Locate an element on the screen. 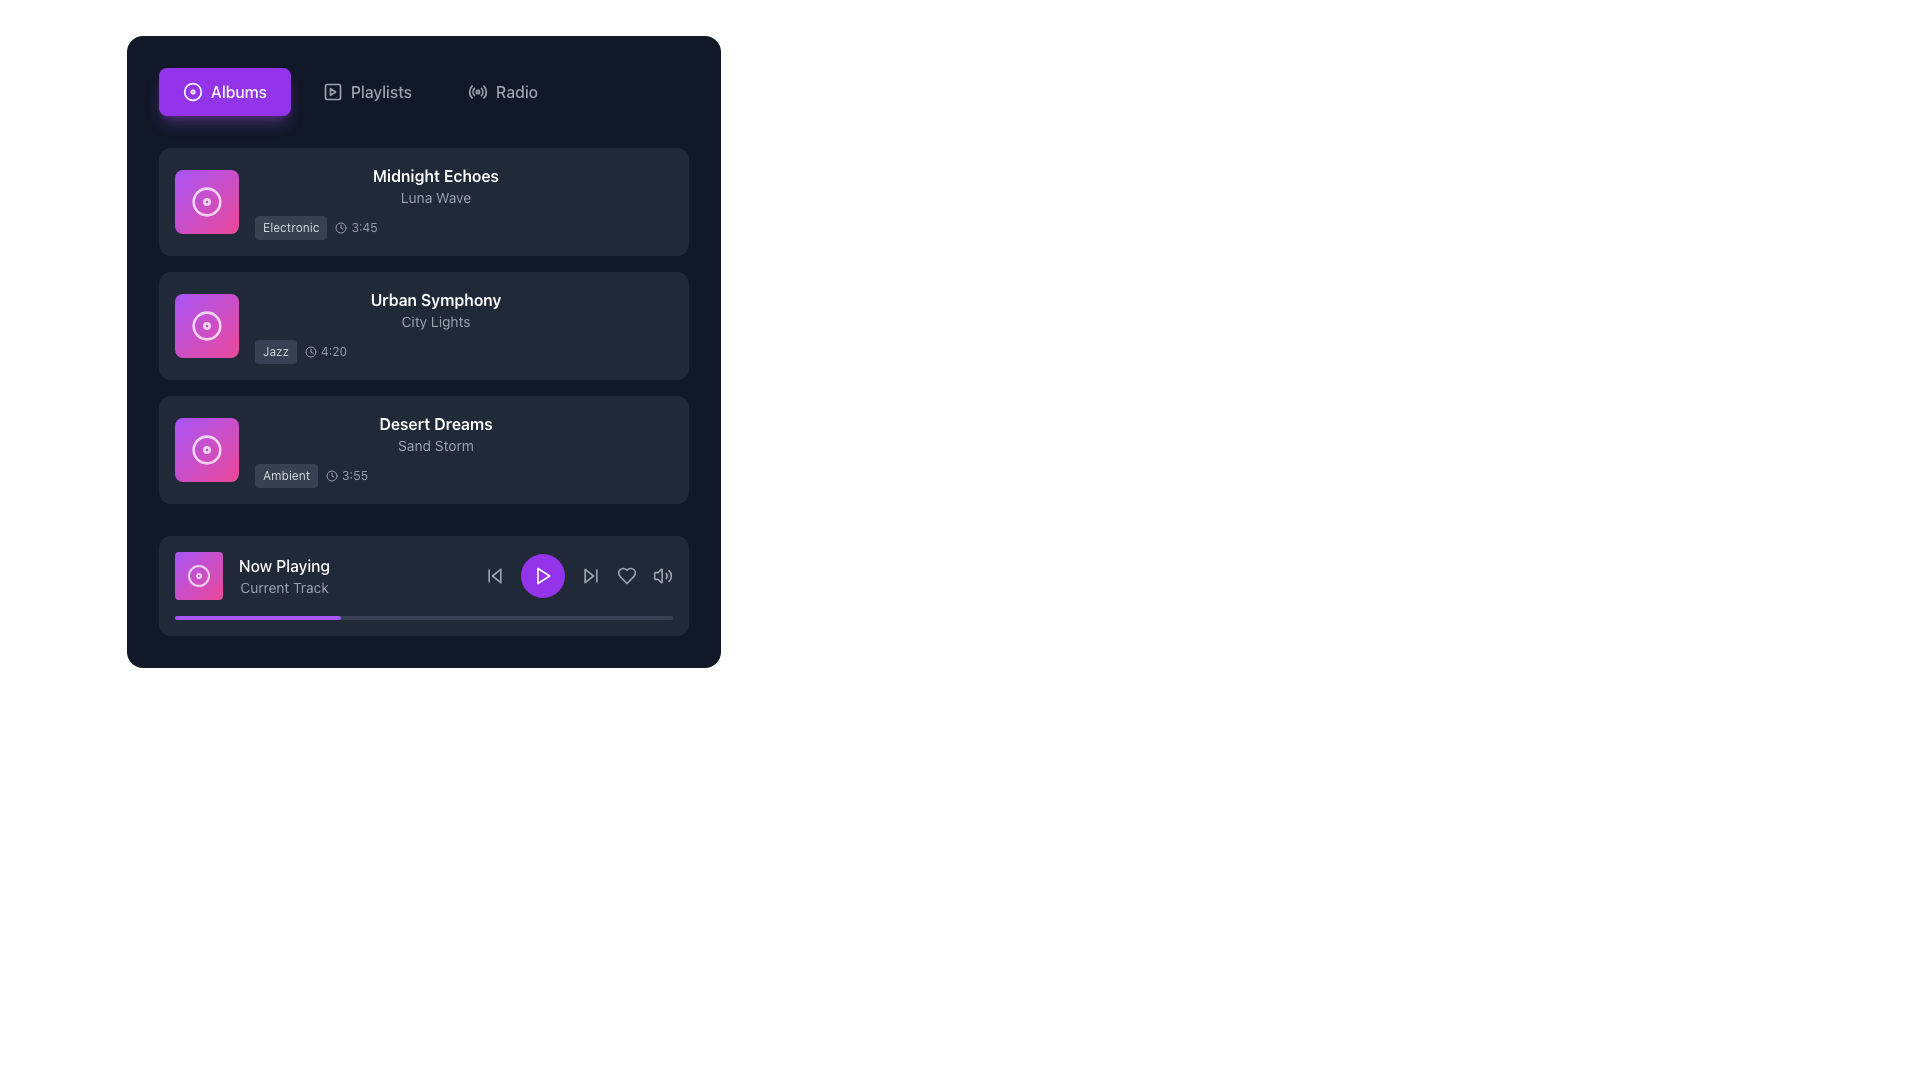 The width and height of the screenshot is (1920, 1080). the circular gradient-filled icon that resembles a playback or music-related visual, located to the left of the text 'Now Playing' and 'Current Track' is located at coordinates (198, 575).